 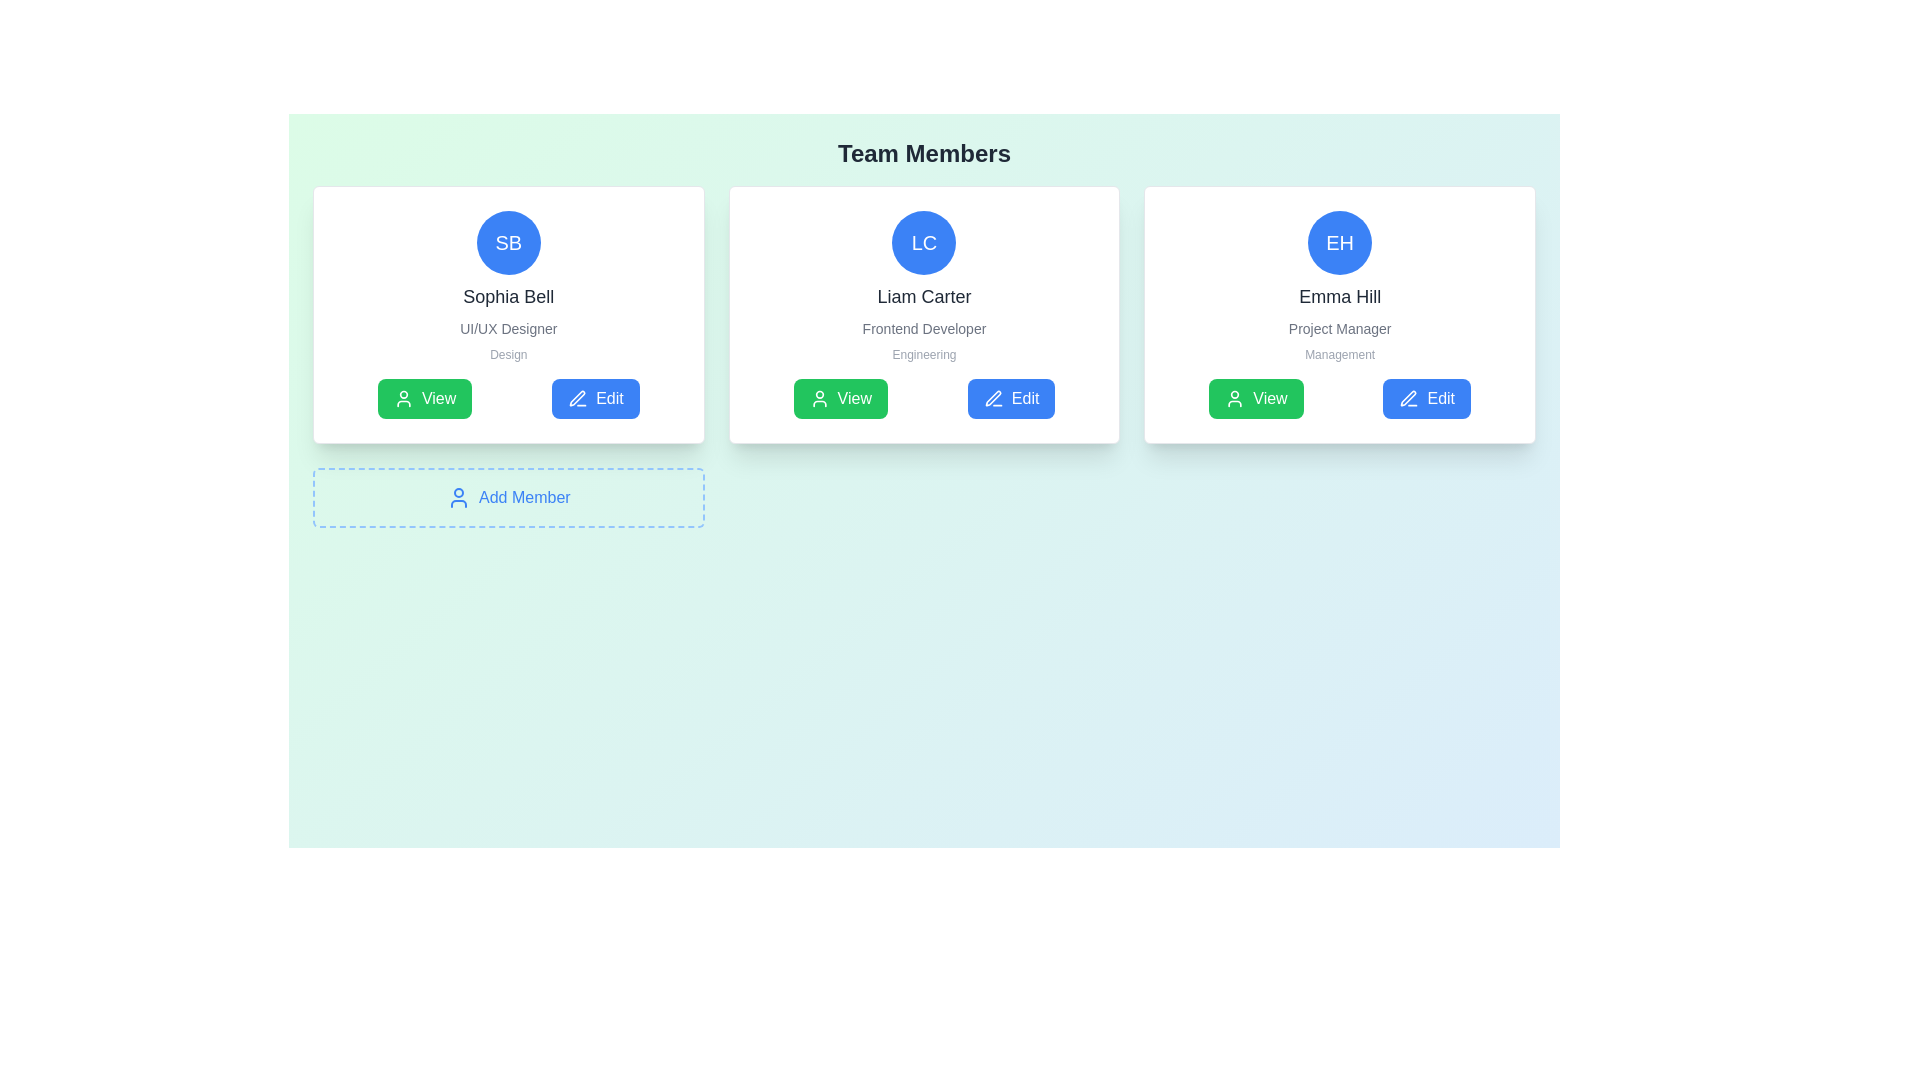 What do you see at coordinates (508, 286) in the screenshot?
I see `the 'Sophia Bell' text within the Profile information block` at bounding box center [508, 286].